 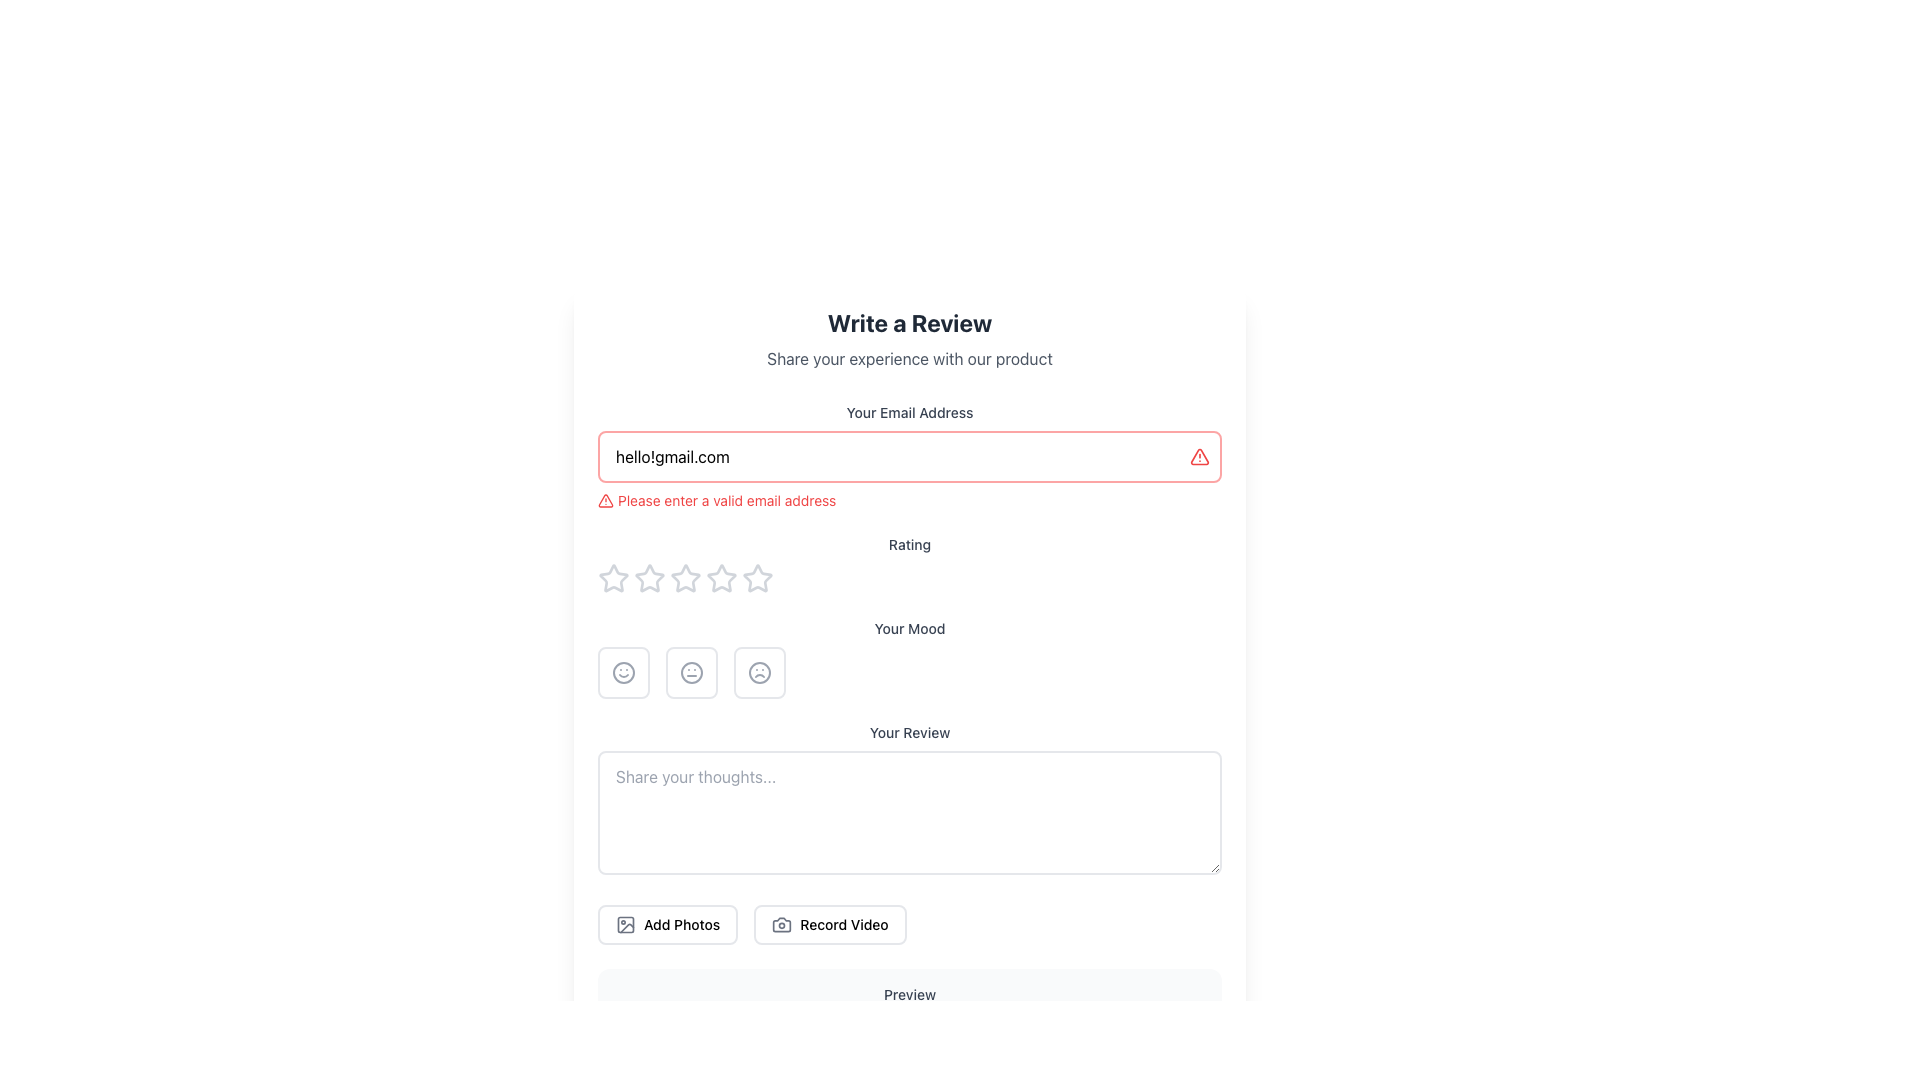 I want to click on the third star-shaped icon with a gray outline, located under the 'Rating' label, so click(x=686, y=578).